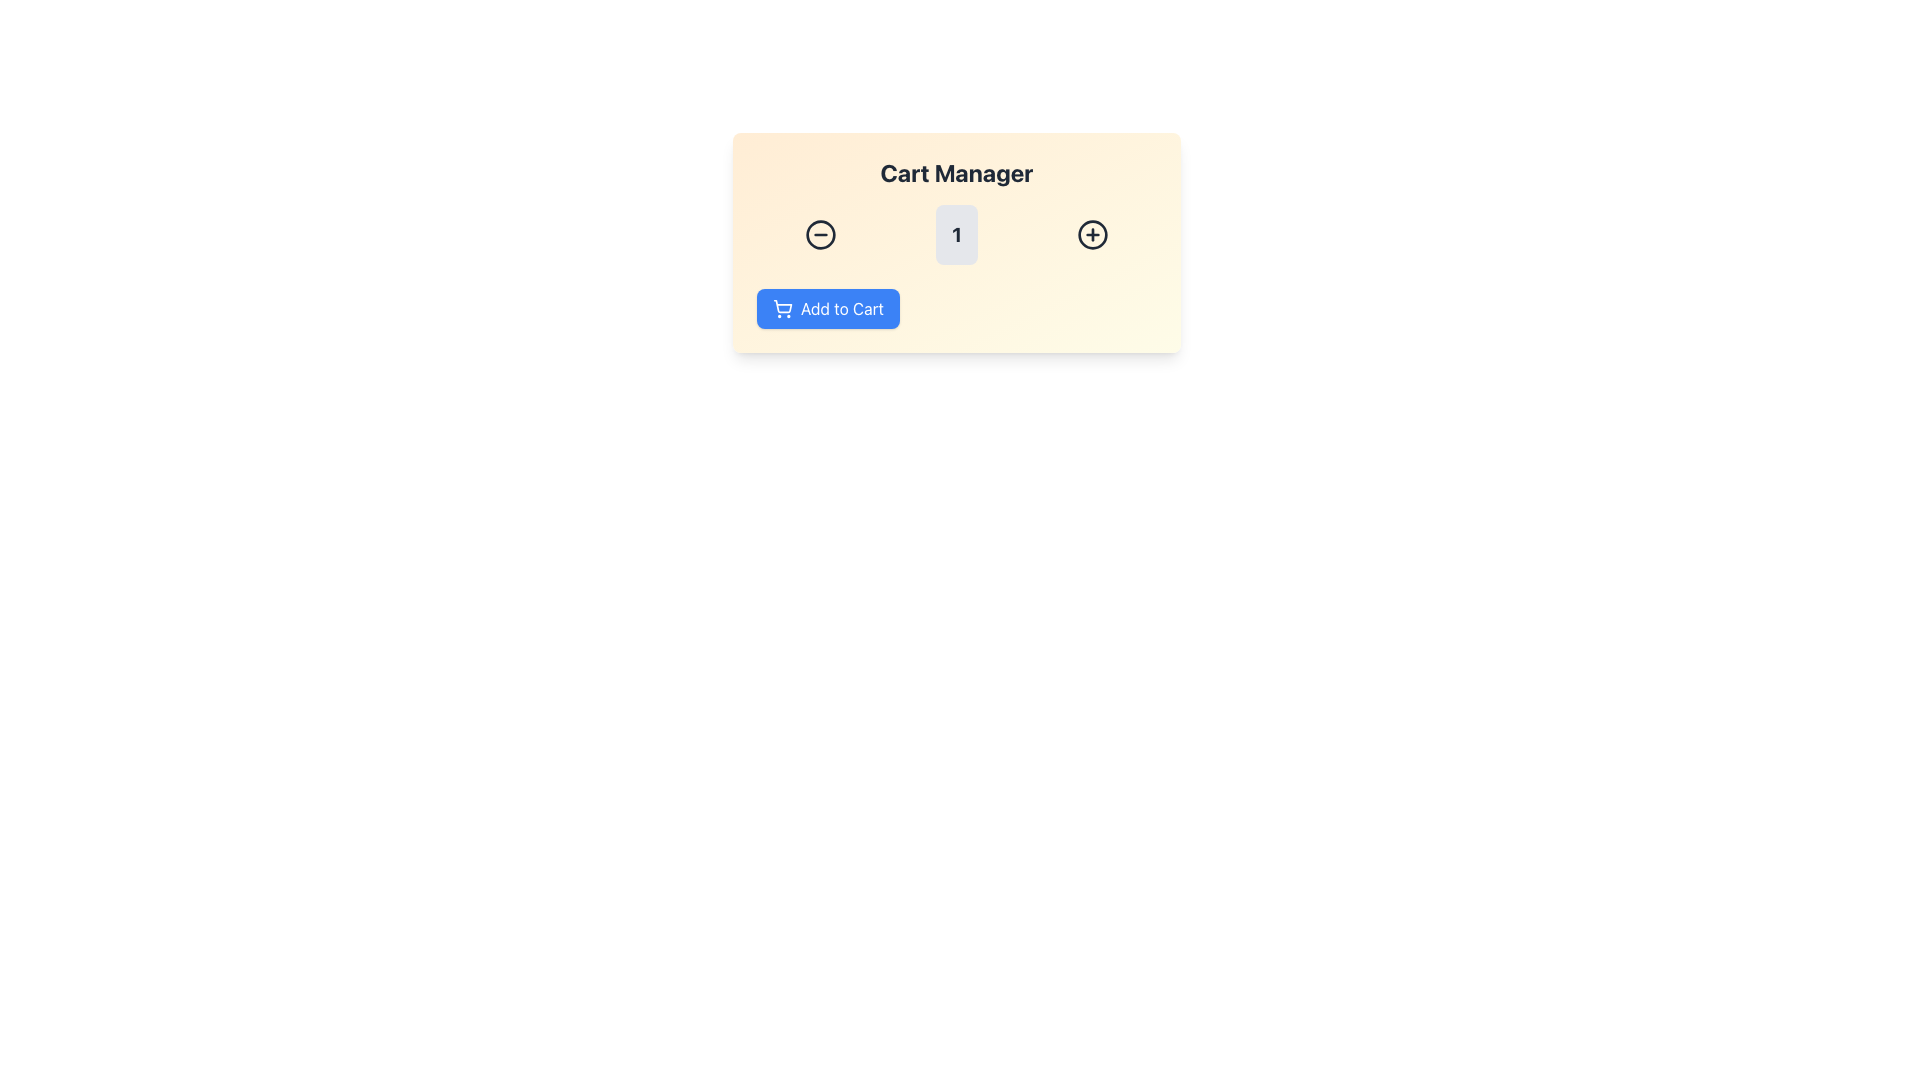  I want to click on the display box that shows the current quantity in the cart, located in the center of a horizontal layout under the 'Cart Manager' heading, so click(955, 234).